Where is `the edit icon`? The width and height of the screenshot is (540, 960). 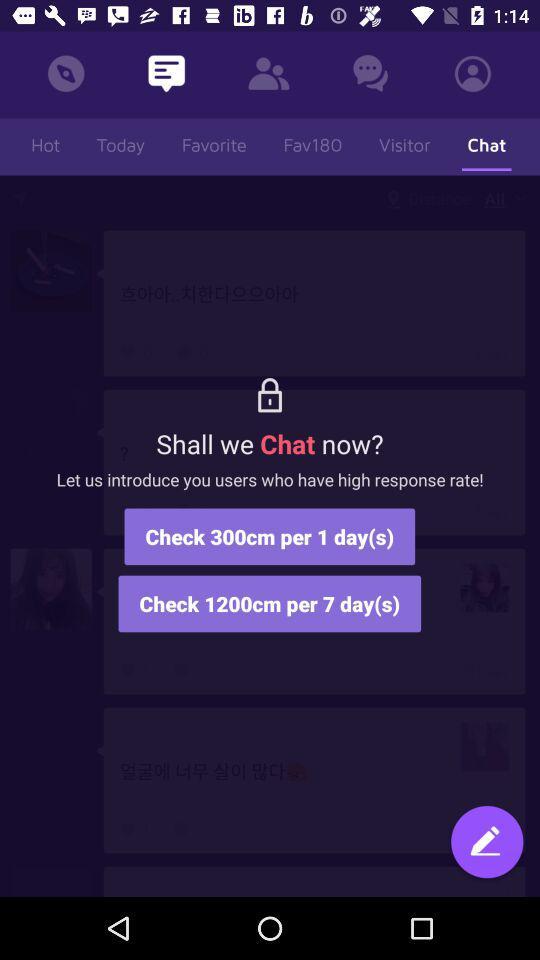 the edit icon is located at coordinates (486, 843).